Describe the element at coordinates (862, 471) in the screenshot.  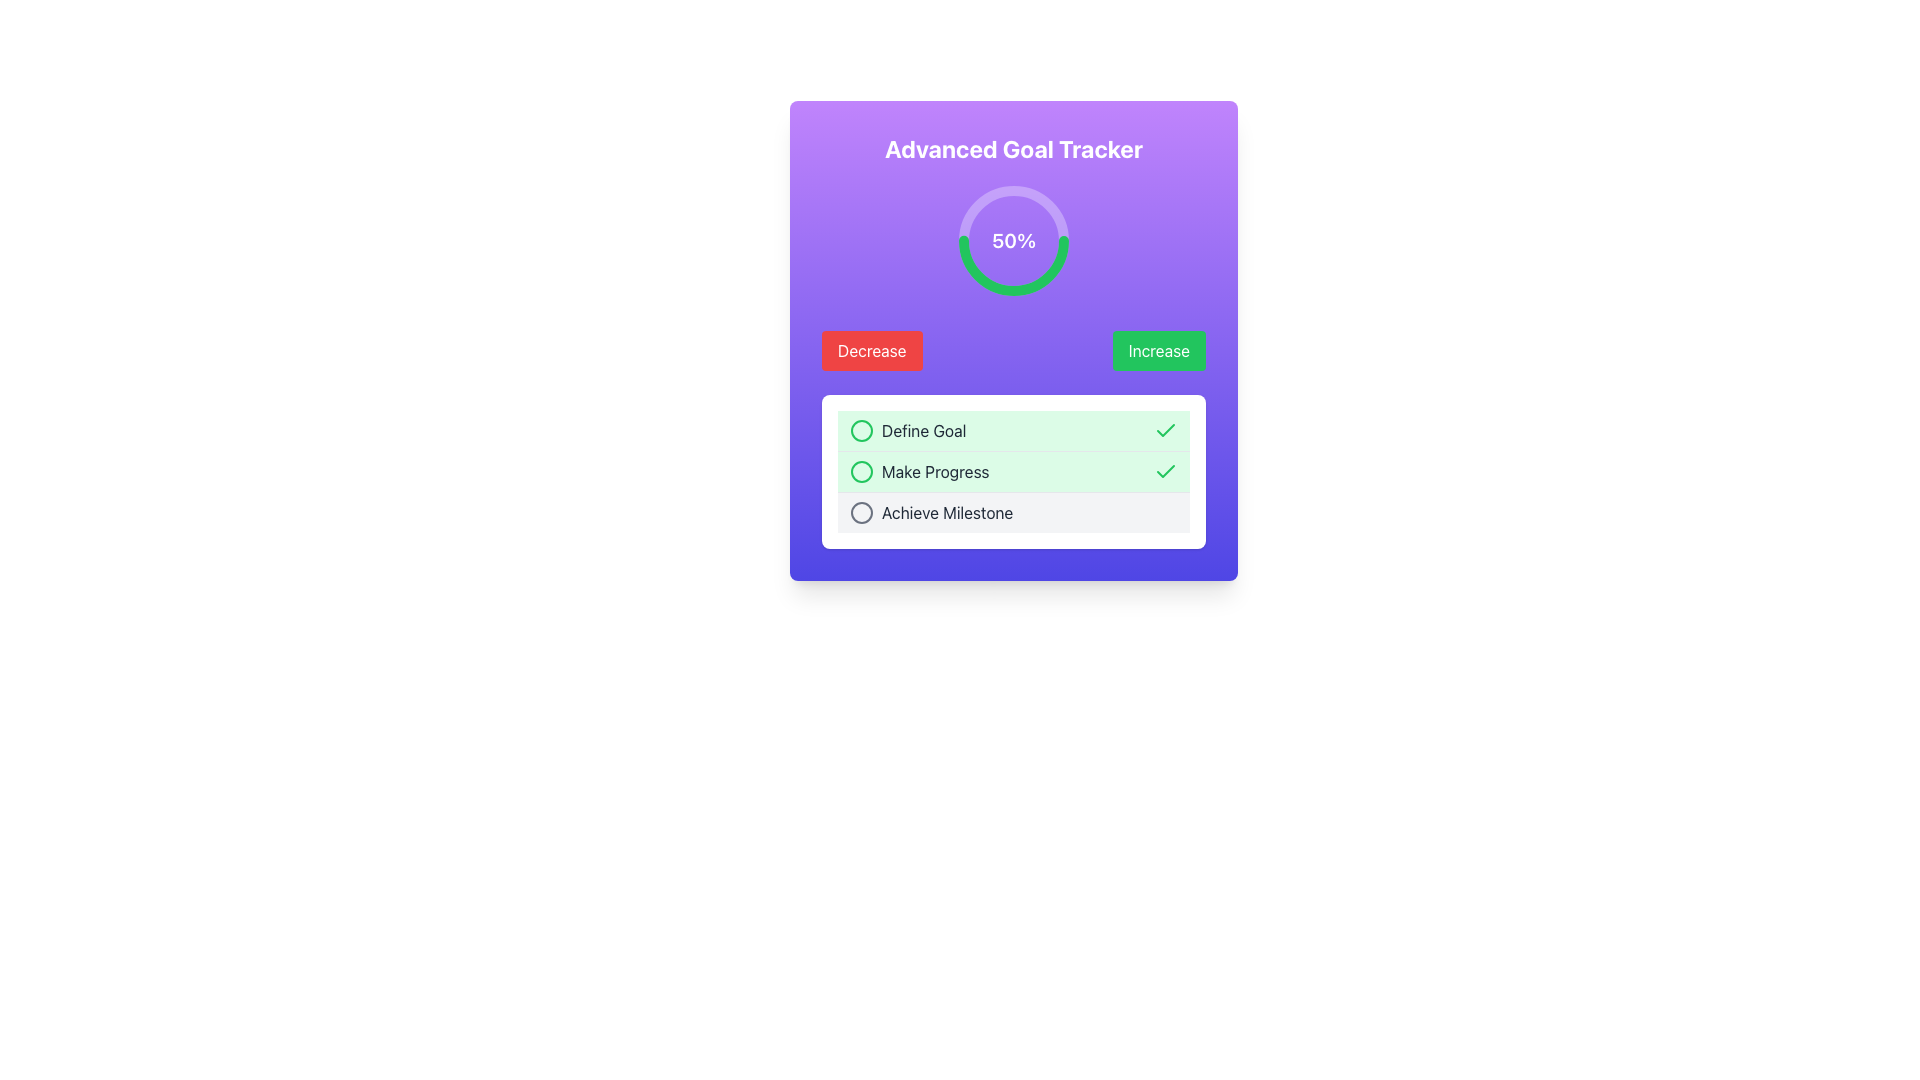
I see `the status indicator icon located in the second row of the progress tracker section, positioned to the left of the 'Make Progress' text` at that location.